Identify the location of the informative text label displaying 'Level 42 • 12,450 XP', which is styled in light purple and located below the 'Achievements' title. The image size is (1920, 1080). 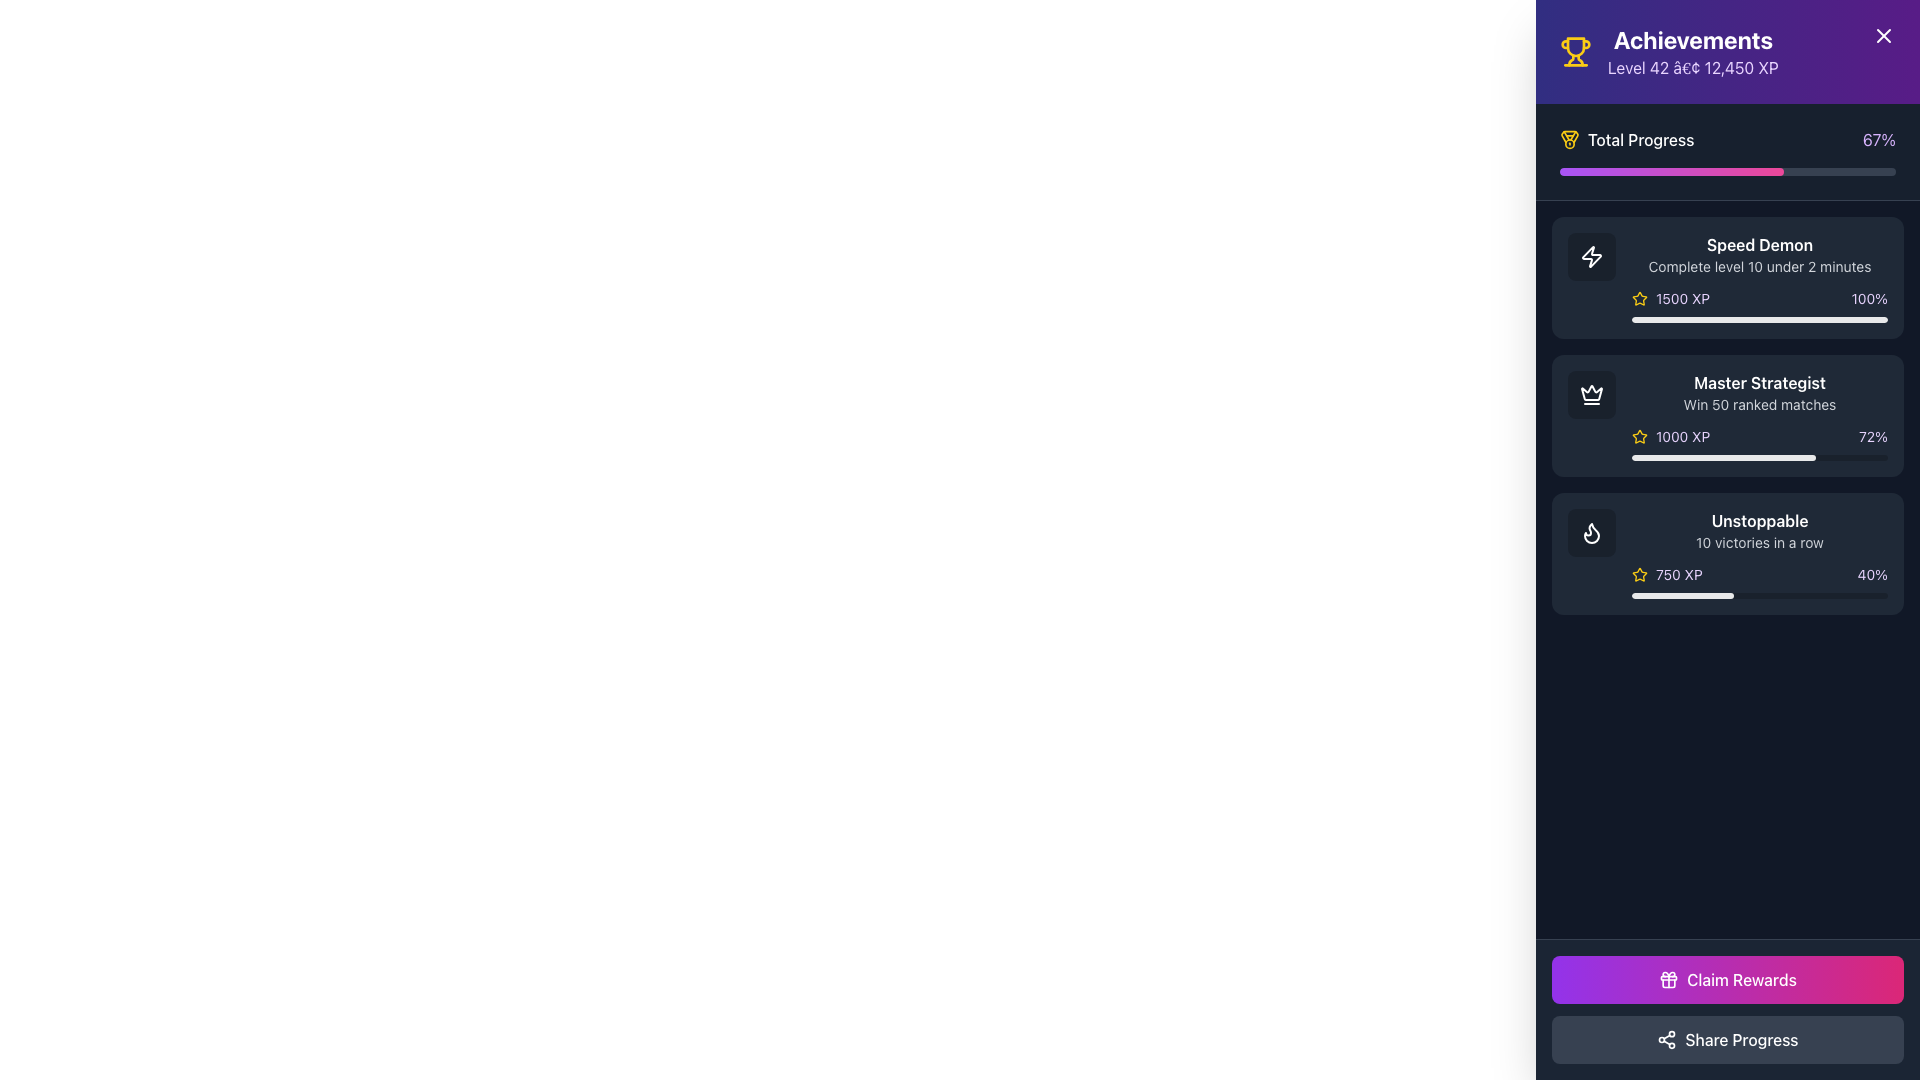
(1692, 67).